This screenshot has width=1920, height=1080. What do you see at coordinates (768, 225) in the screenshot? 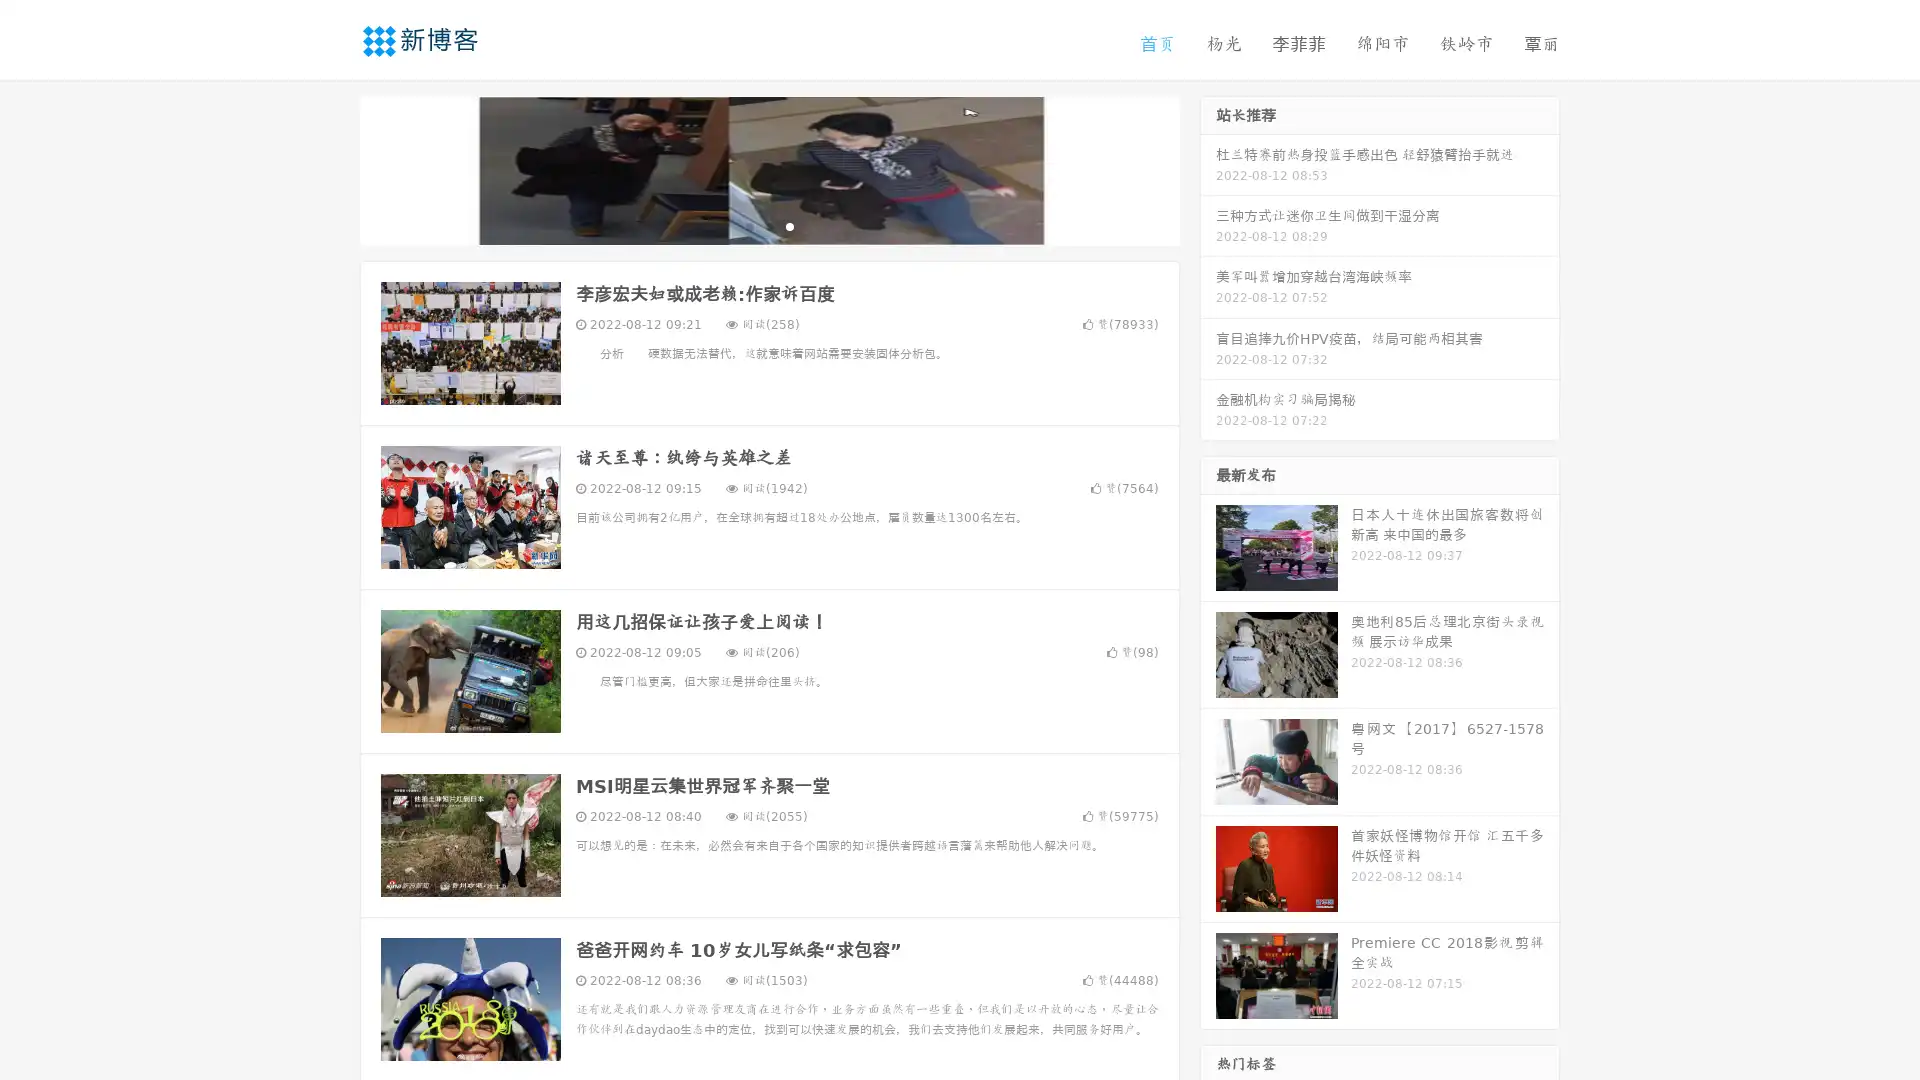
I see `Go to slide 2` at bounding box center [768, 225].